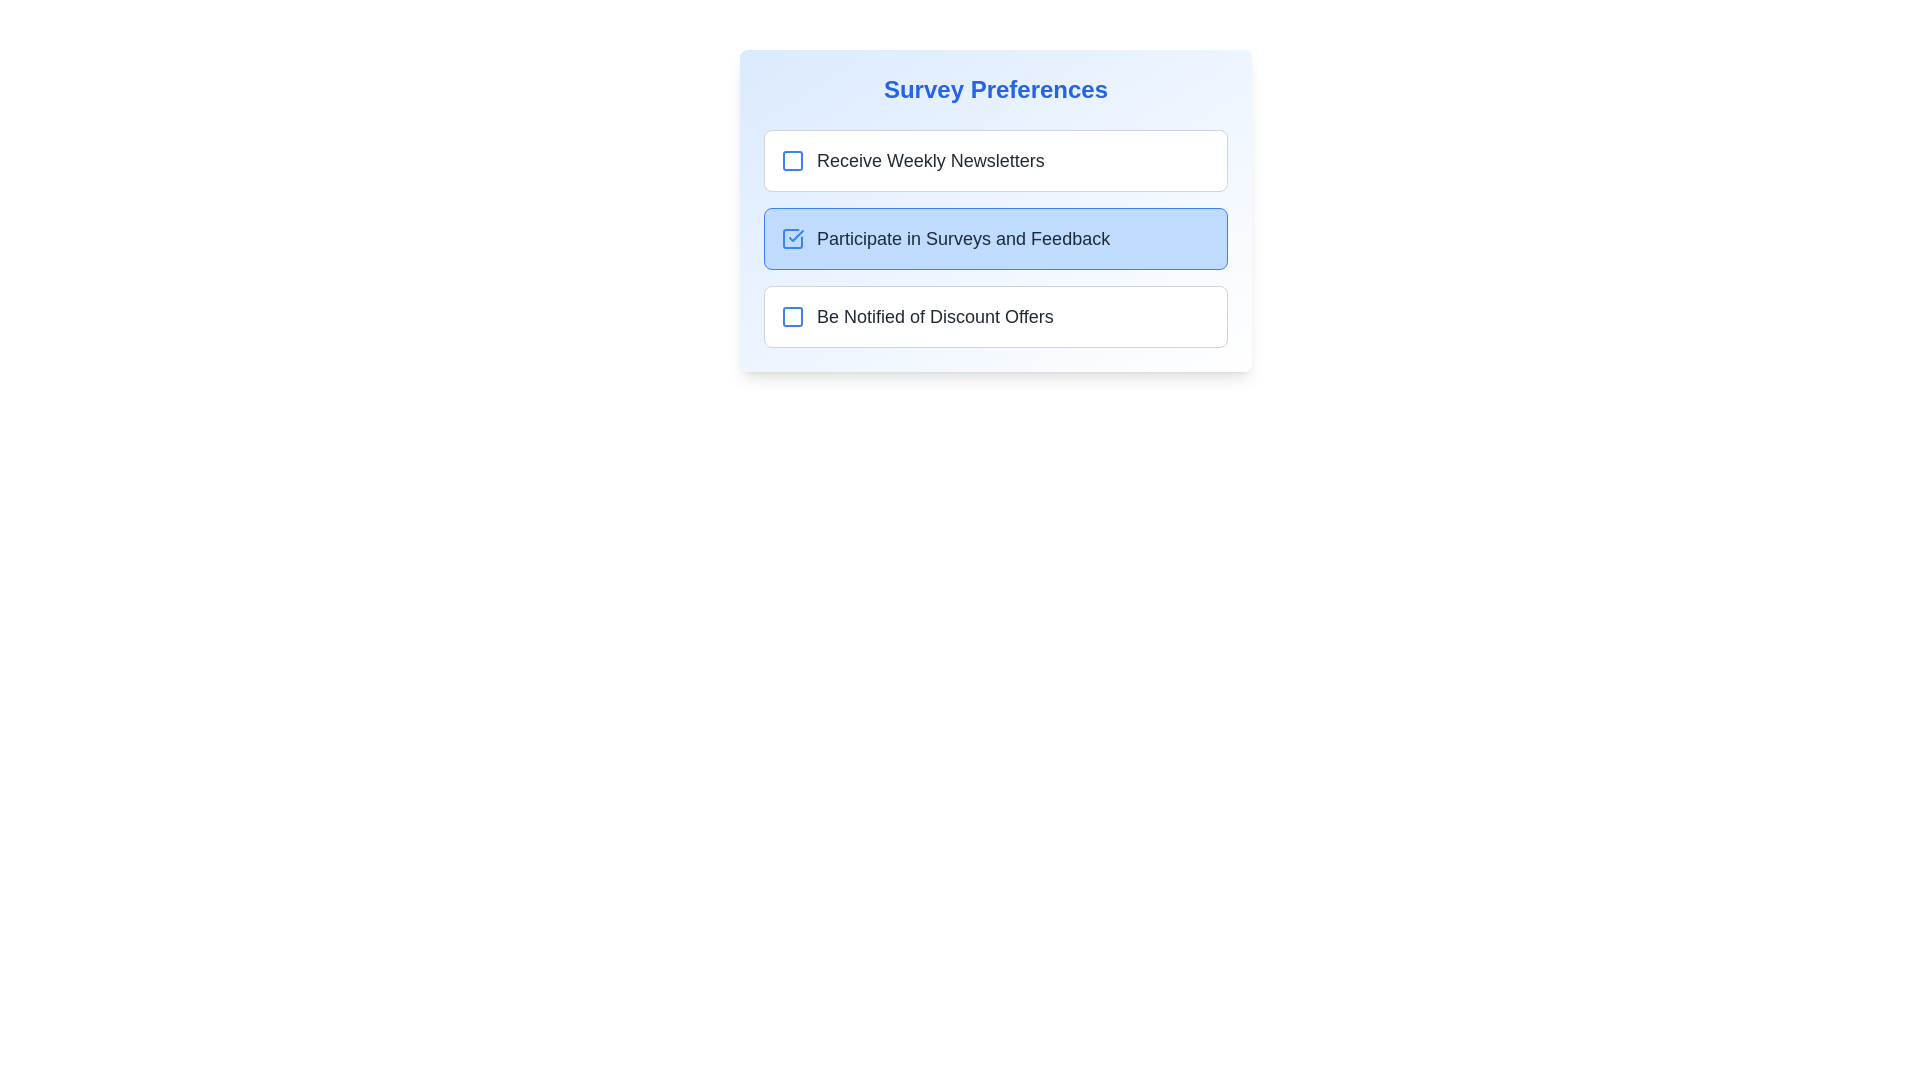 Image resolution: width=1920 pixels, height=1080 pixels. Describe the element at coordinates (791, 160) in the screenshot. I see `the inner rectangle of the checkbox icon for the 'Receive Weekly Newsletters' preference in the 'Survey Preferences' section` at that location.